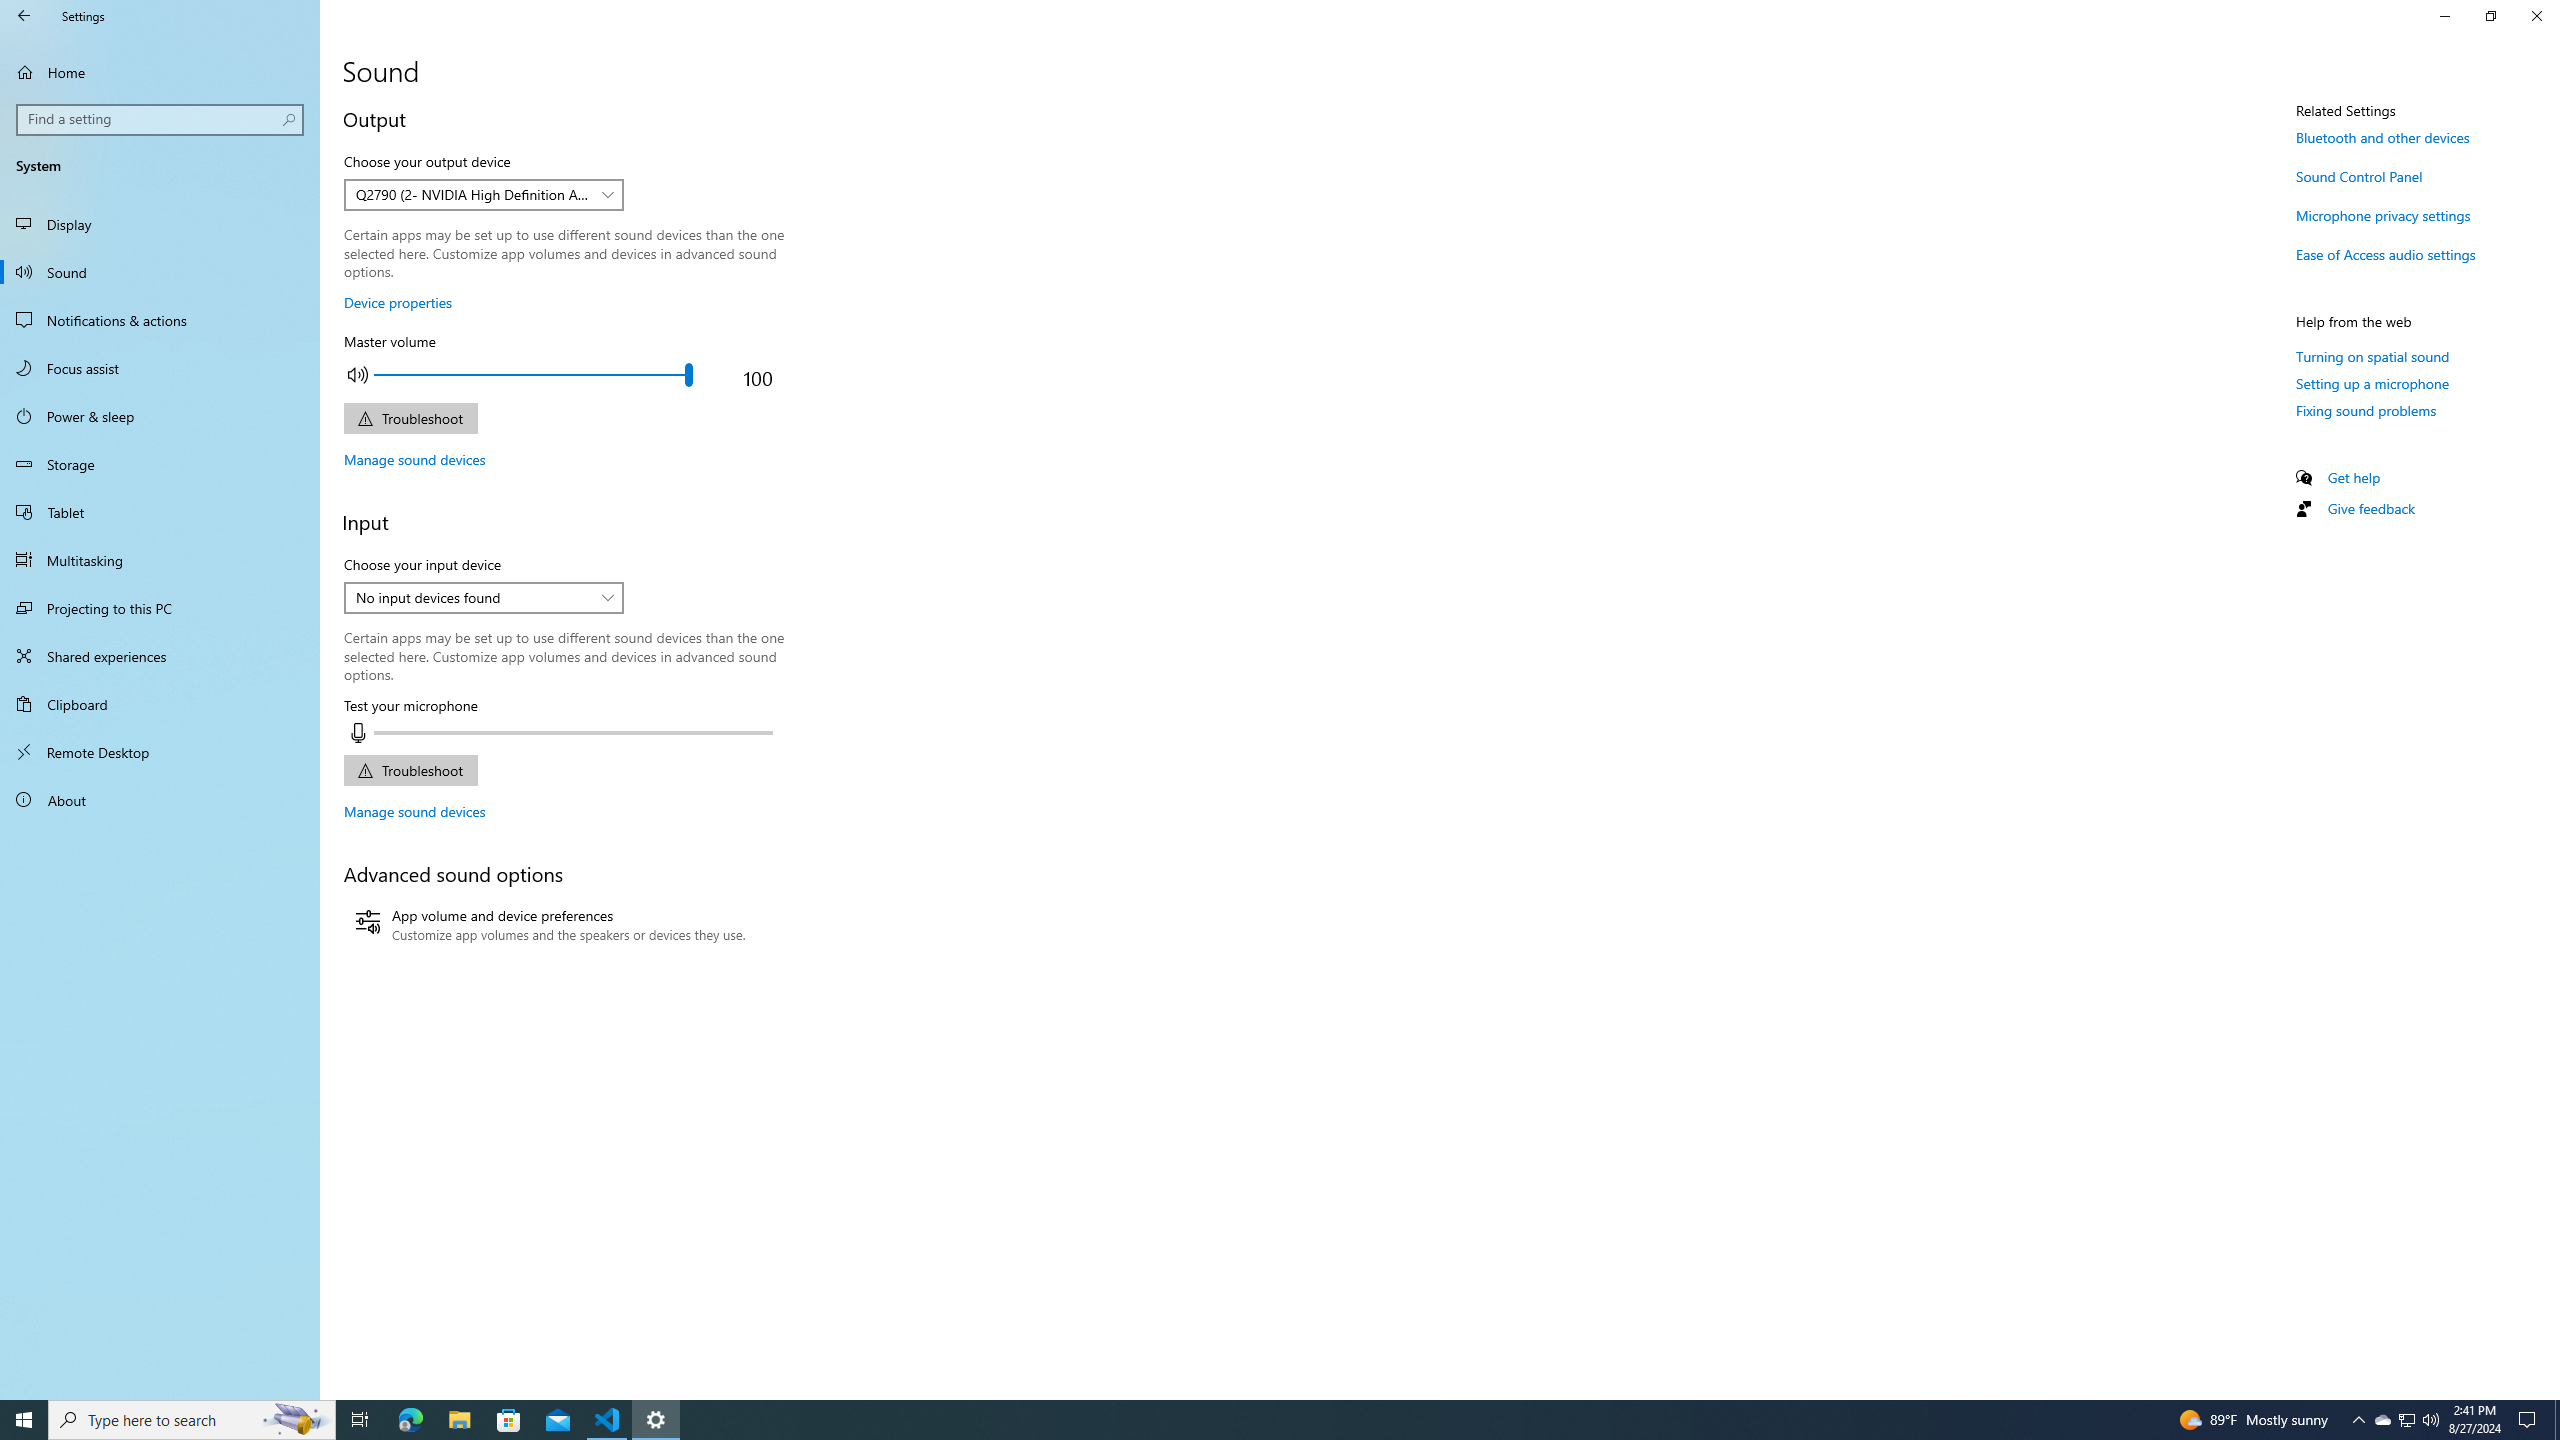 The width and height of the screenshot is (2560, 1440). Describe the element at coordinates (550, 924) in the screenshot. I see `'App volume and device preferences'` at that location.